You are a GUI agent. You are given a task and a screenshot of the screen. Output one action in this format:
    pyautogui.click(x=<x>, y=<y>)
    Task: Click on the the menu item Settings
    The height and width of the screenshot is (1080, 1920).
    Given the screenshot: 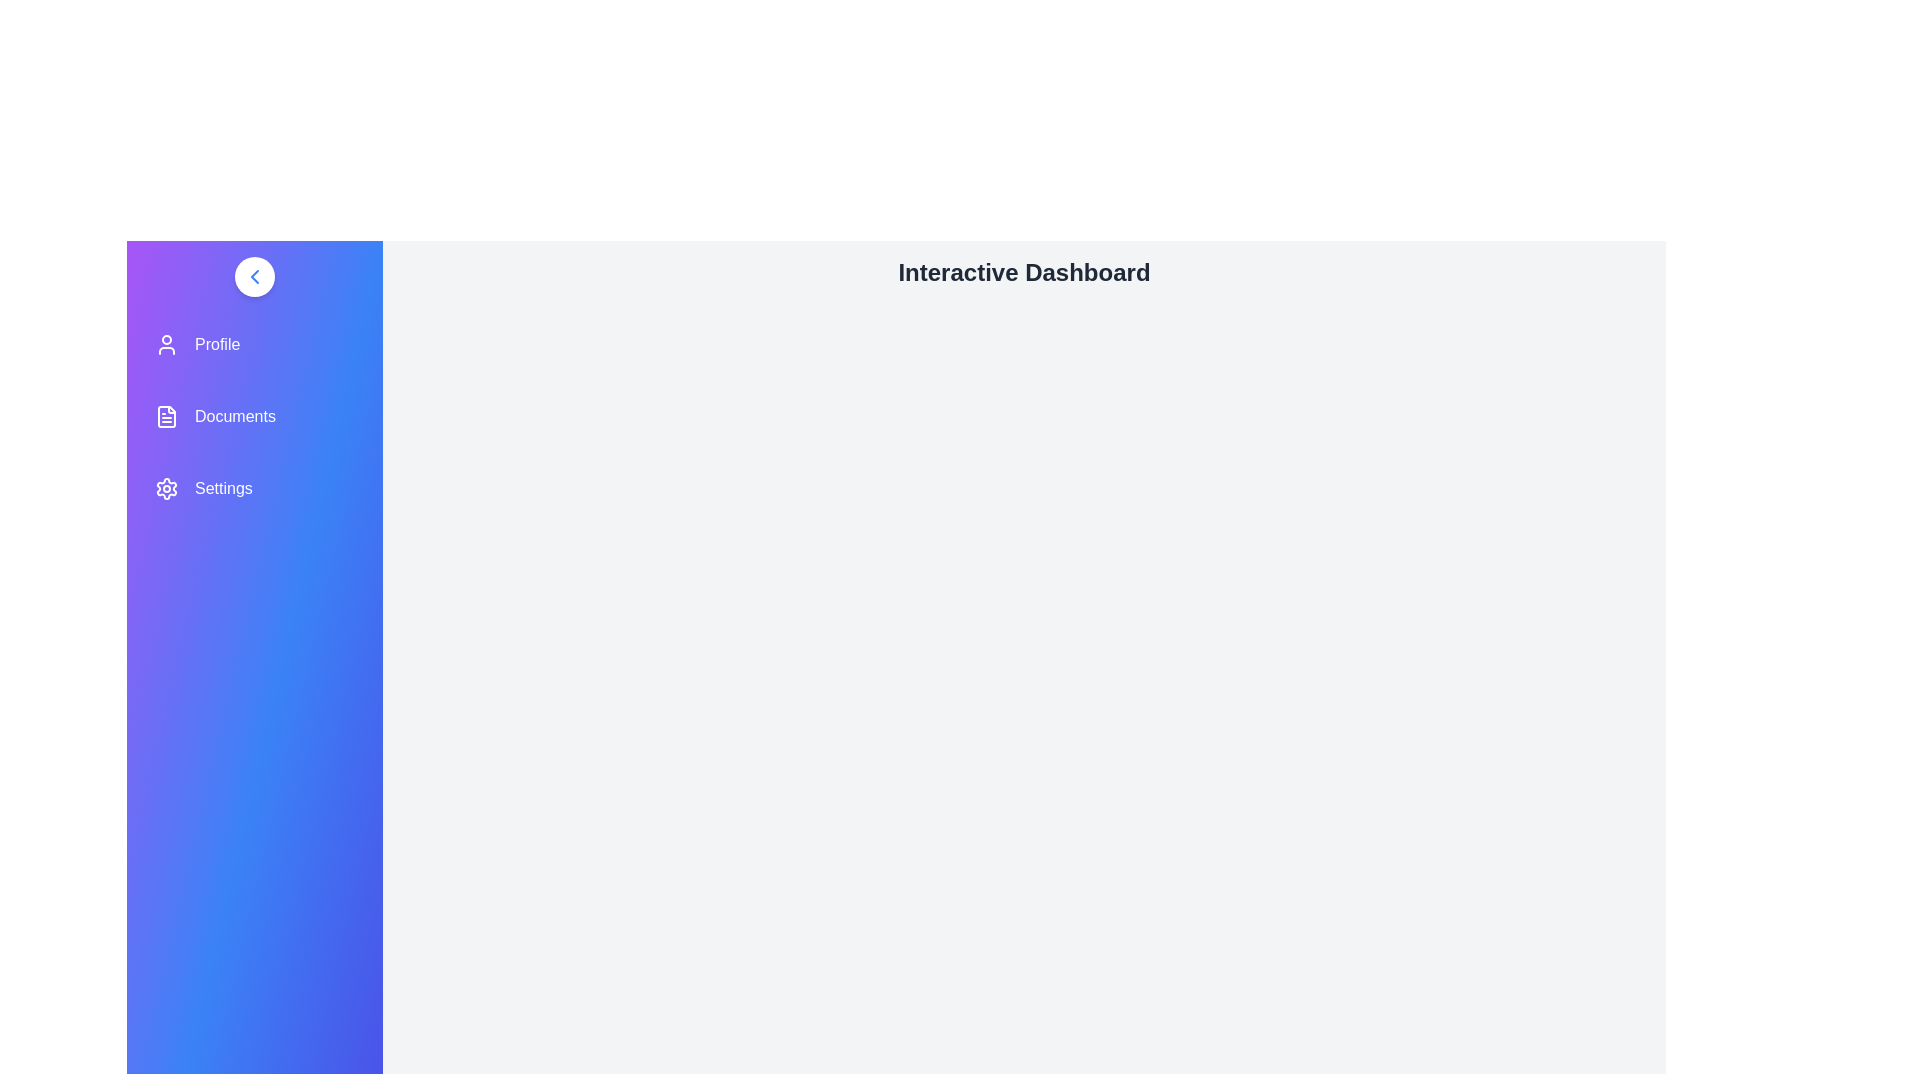 What is the action you would take?
    pyautogui.click(x=253, y=489)
    